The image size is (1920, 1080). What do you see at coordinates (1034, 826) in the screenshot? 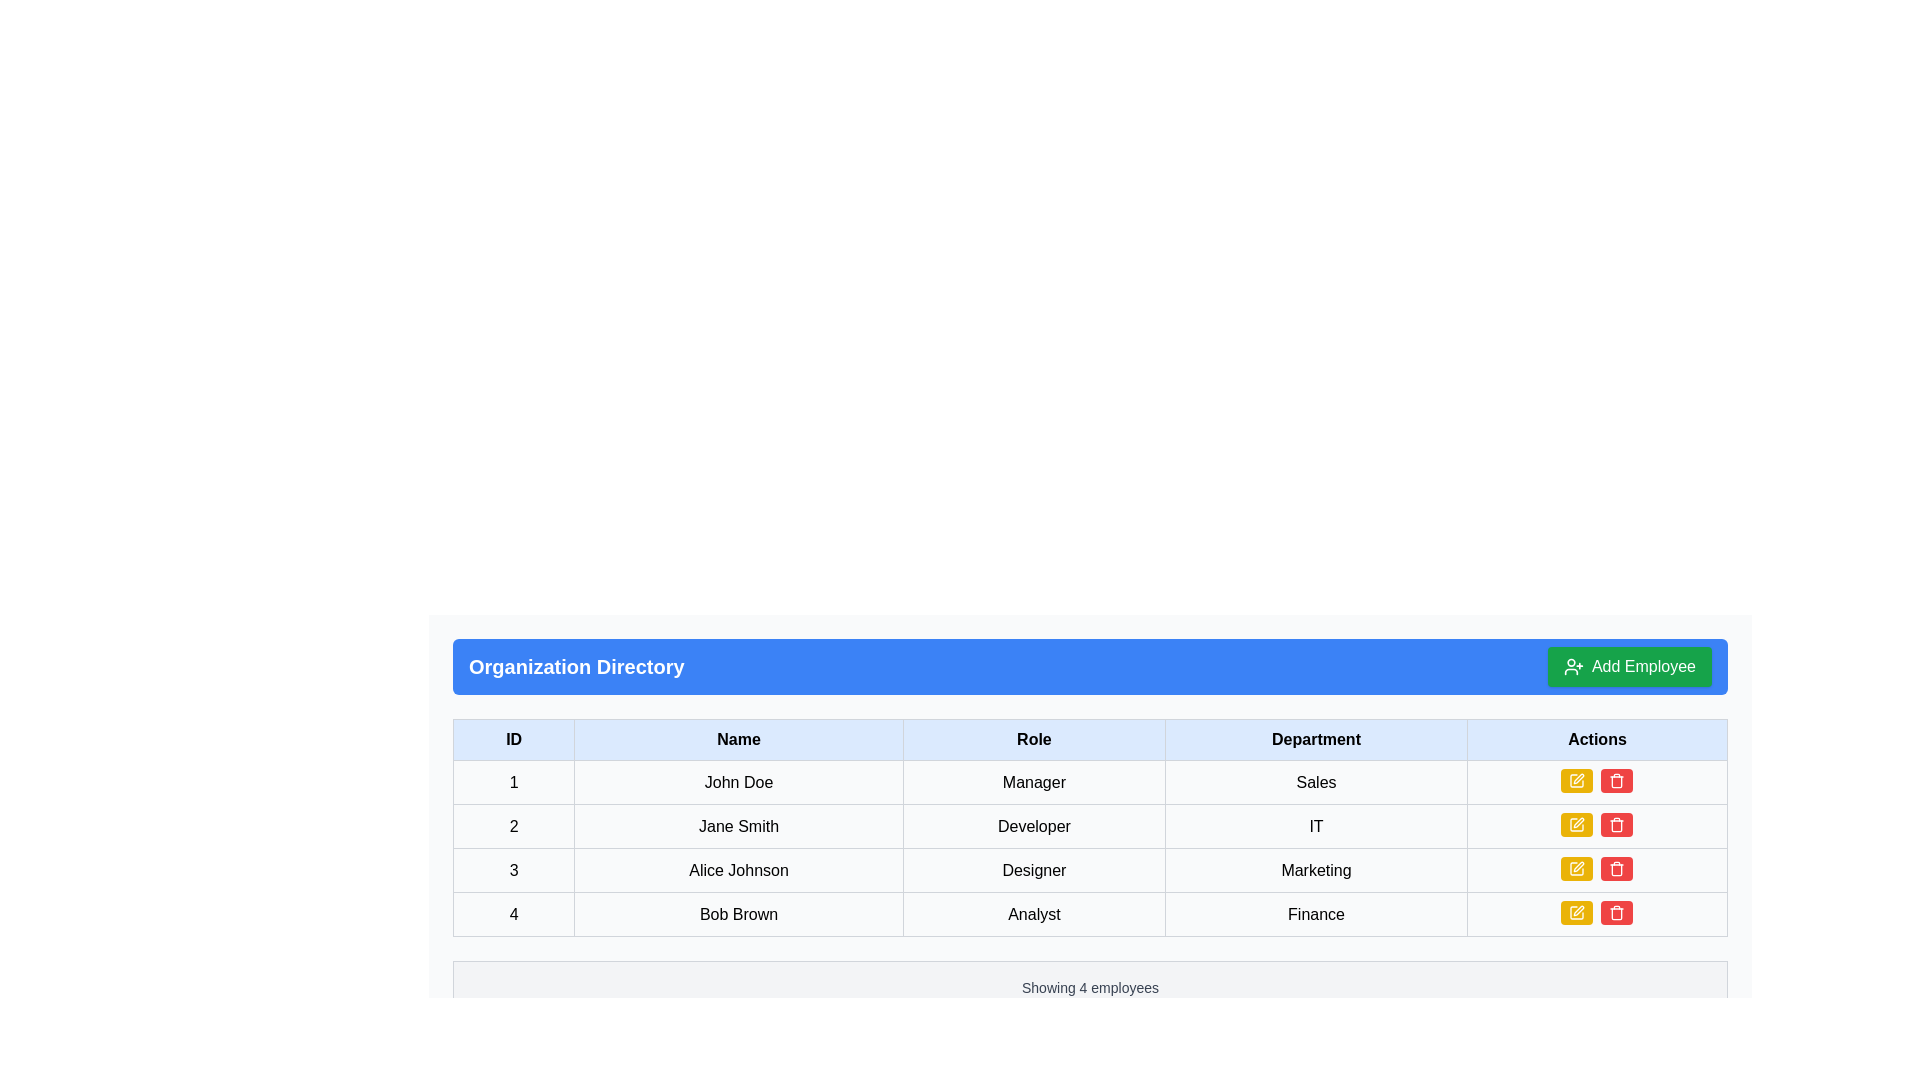
I see `the read-only text cell displaying the role of employee Jane Smith, which is the third cell in the second row of the table under the 'Role' column` at bounding box center [1034, 826].